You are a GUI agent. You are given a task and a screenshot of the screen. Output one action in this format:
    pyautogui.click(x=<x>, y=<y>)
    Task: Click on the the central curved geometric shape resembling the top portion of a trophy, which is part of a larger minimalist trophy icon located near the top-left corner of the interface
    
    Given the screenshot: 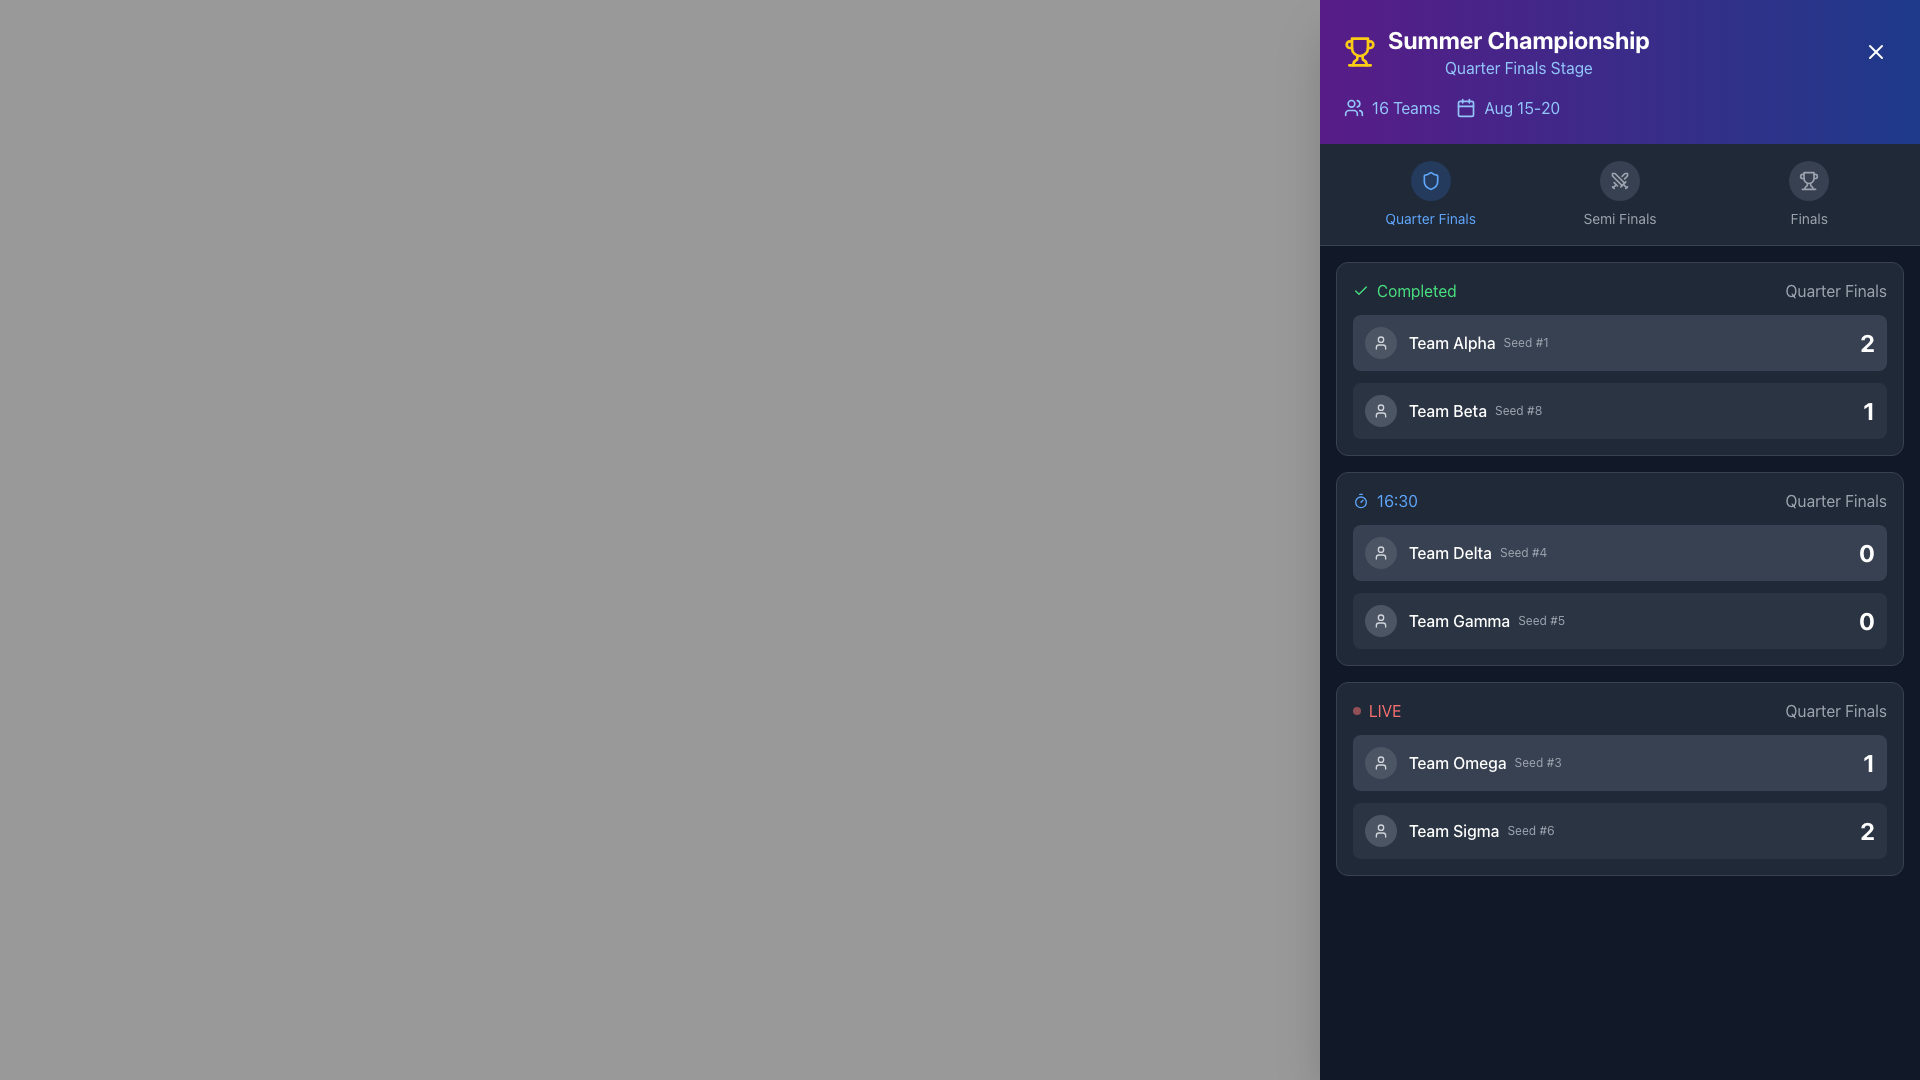 What is the action you would take?
    pyautogui.click(x=1809, y=177)
    